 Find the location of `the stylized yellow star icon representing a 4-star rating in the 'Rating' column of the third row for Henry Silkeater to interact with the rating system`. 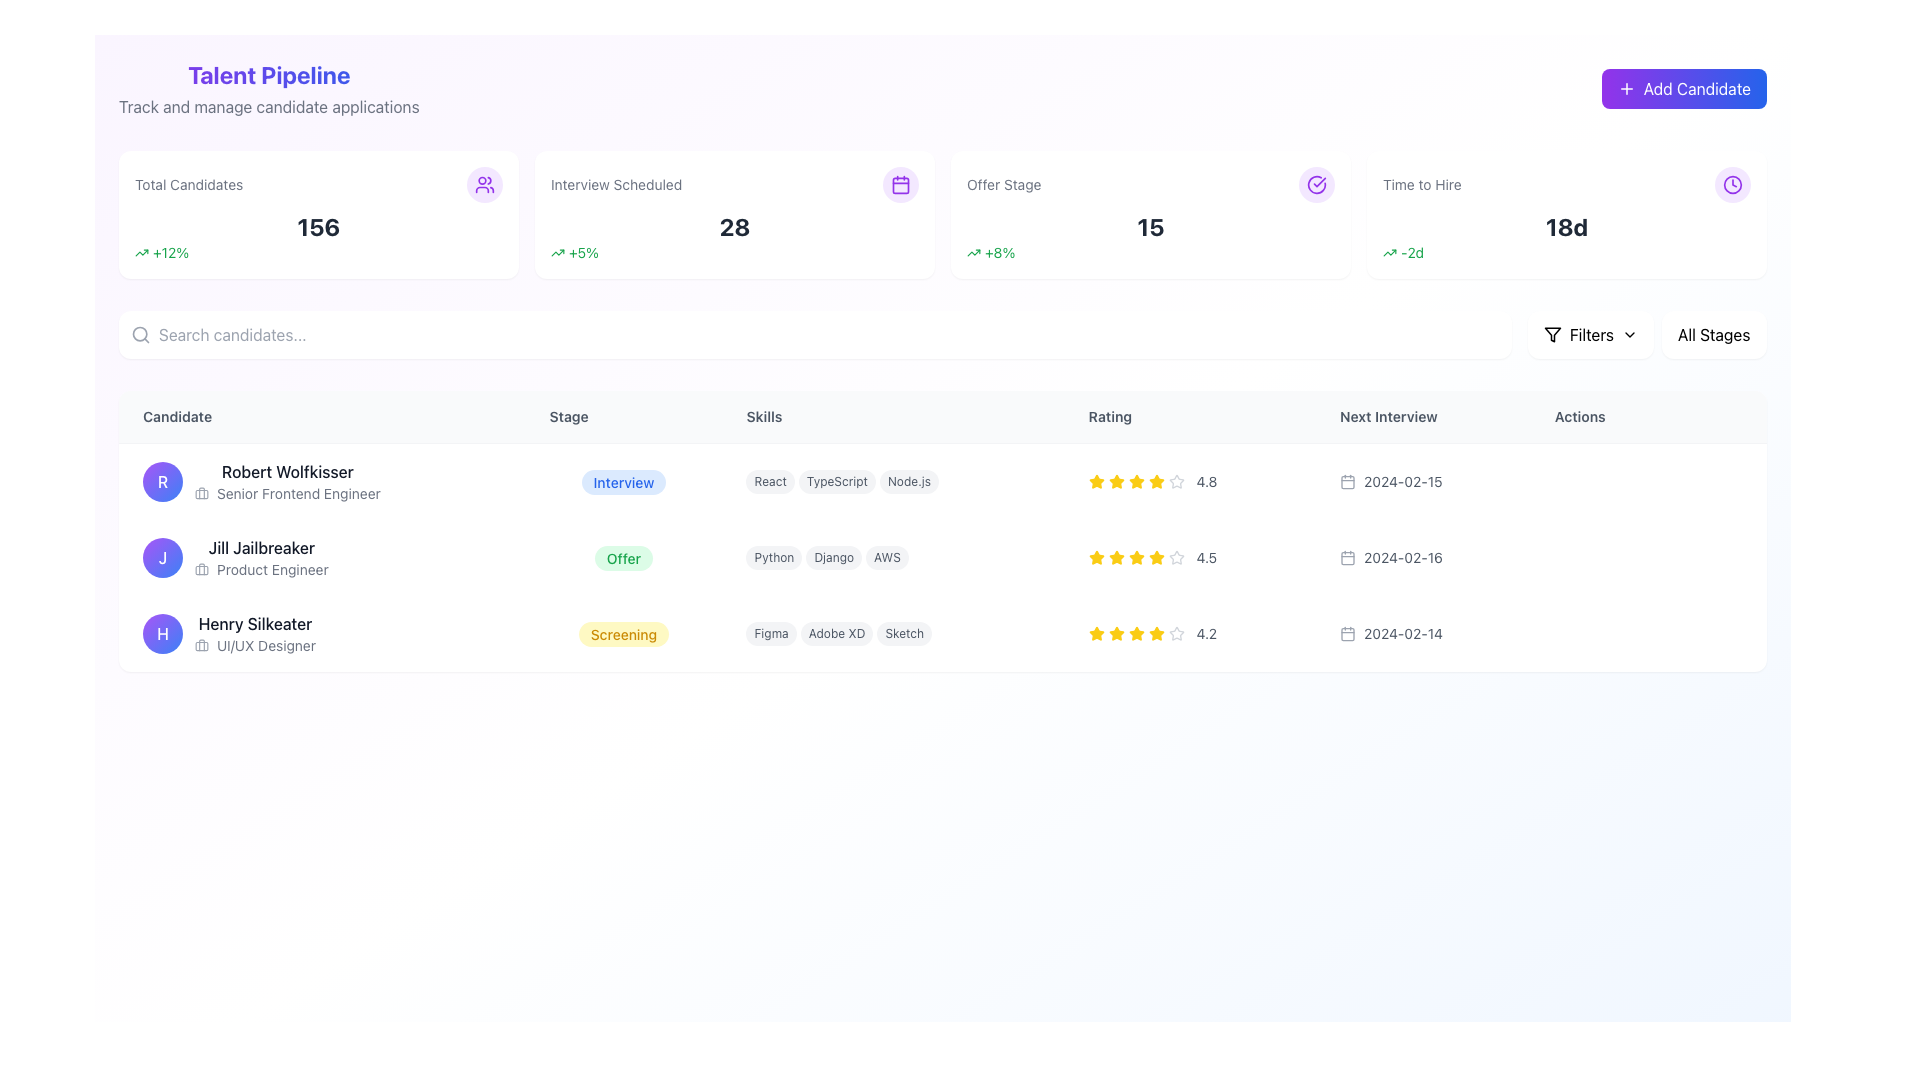

the stylized yellow star icon representing a 4-star rating in the 'Rating' column of the third row for Henry Silkeater to interact with the rating system is located at coordinates (1136, 633).